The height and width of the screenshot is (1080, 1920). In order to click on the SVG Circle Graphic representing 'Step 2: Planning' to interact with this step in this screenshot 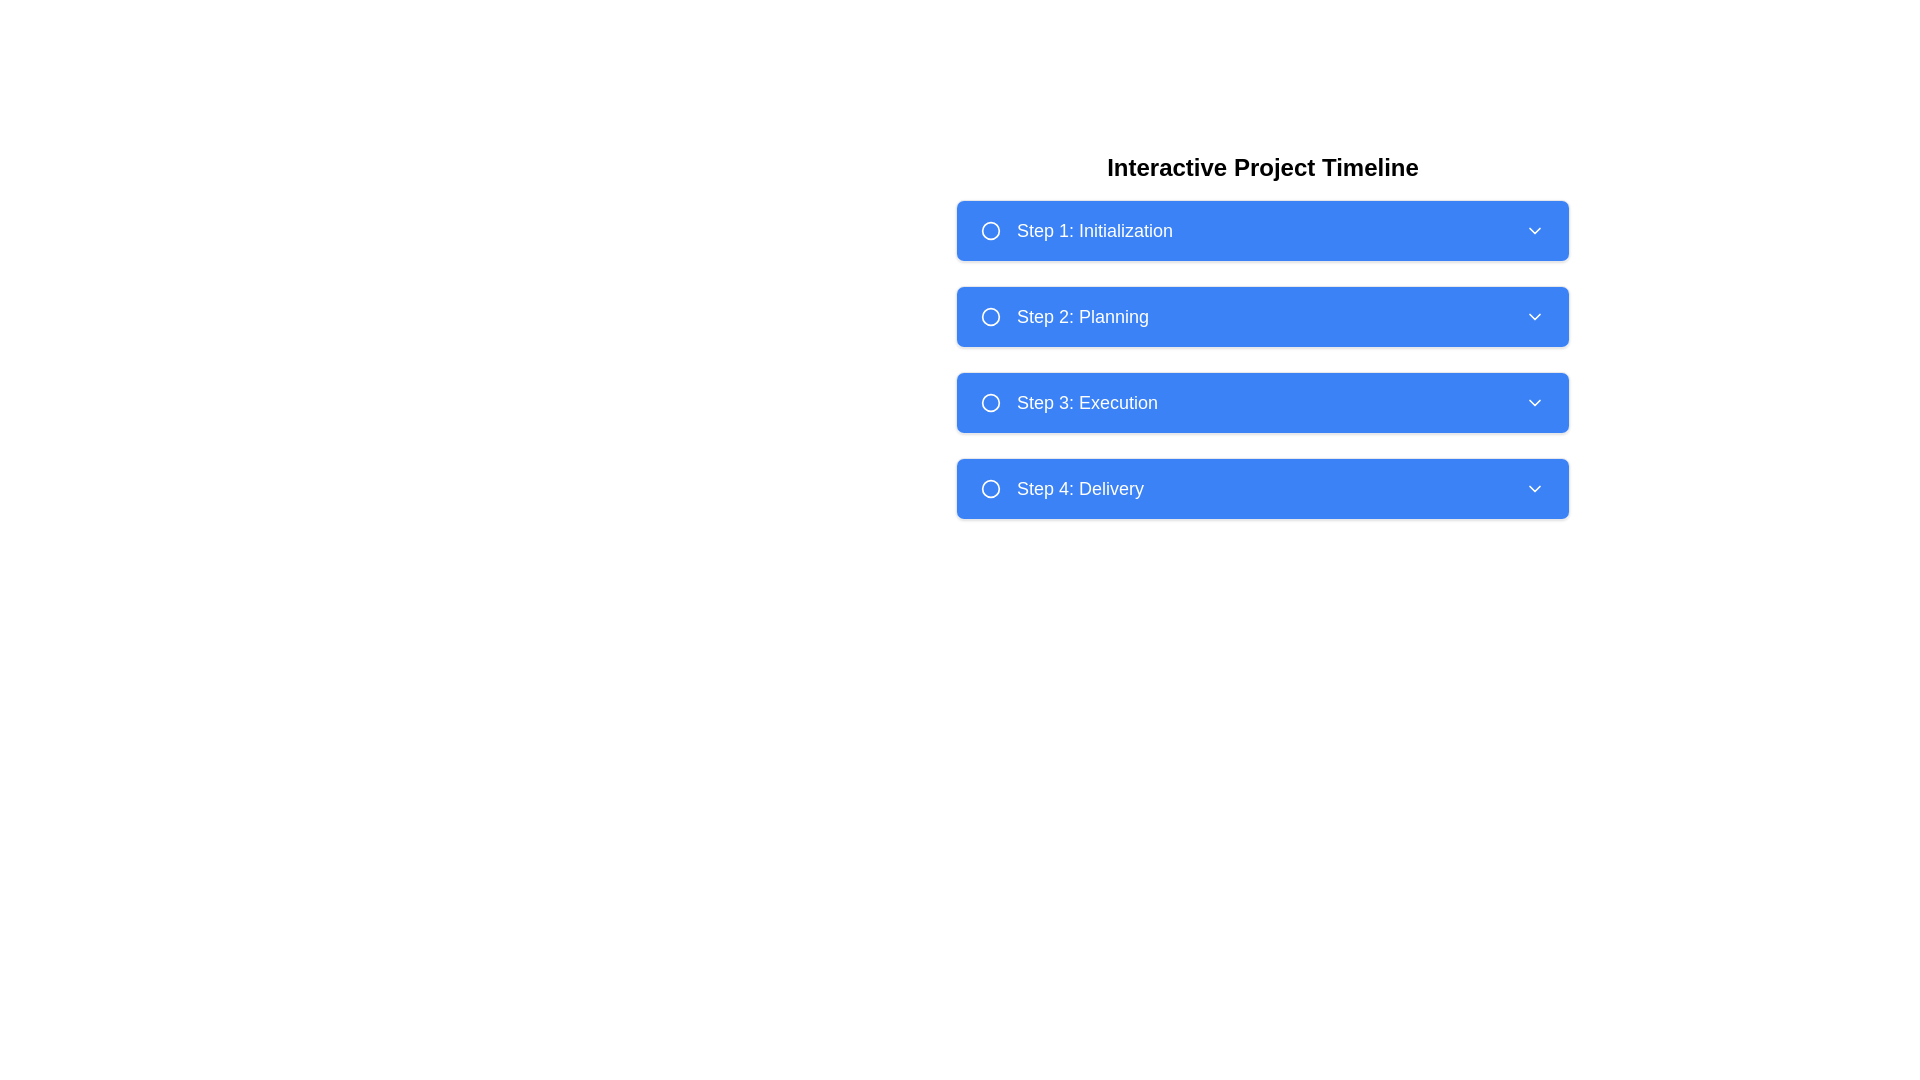, I will do `click(990, 315)`.